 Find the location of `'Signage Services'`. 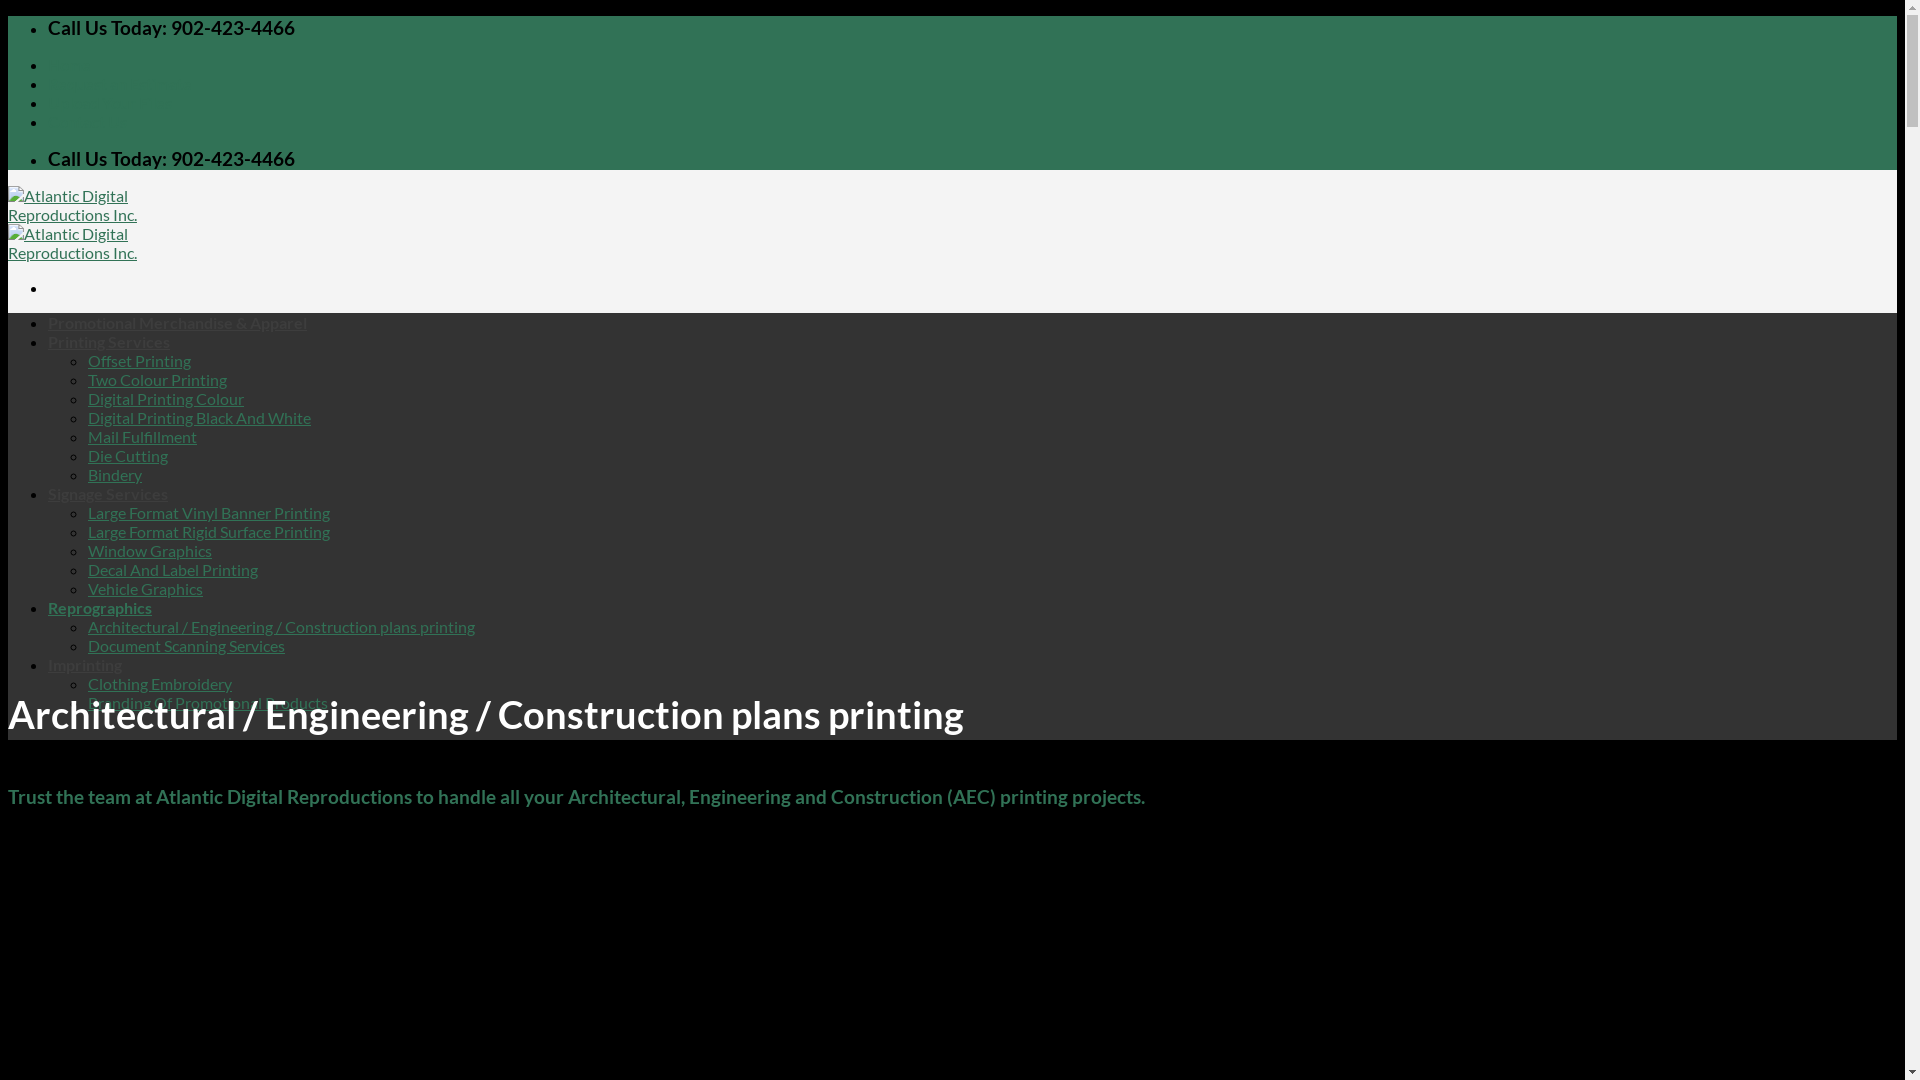

'Signage Services' is located at coordinates (106, 493).